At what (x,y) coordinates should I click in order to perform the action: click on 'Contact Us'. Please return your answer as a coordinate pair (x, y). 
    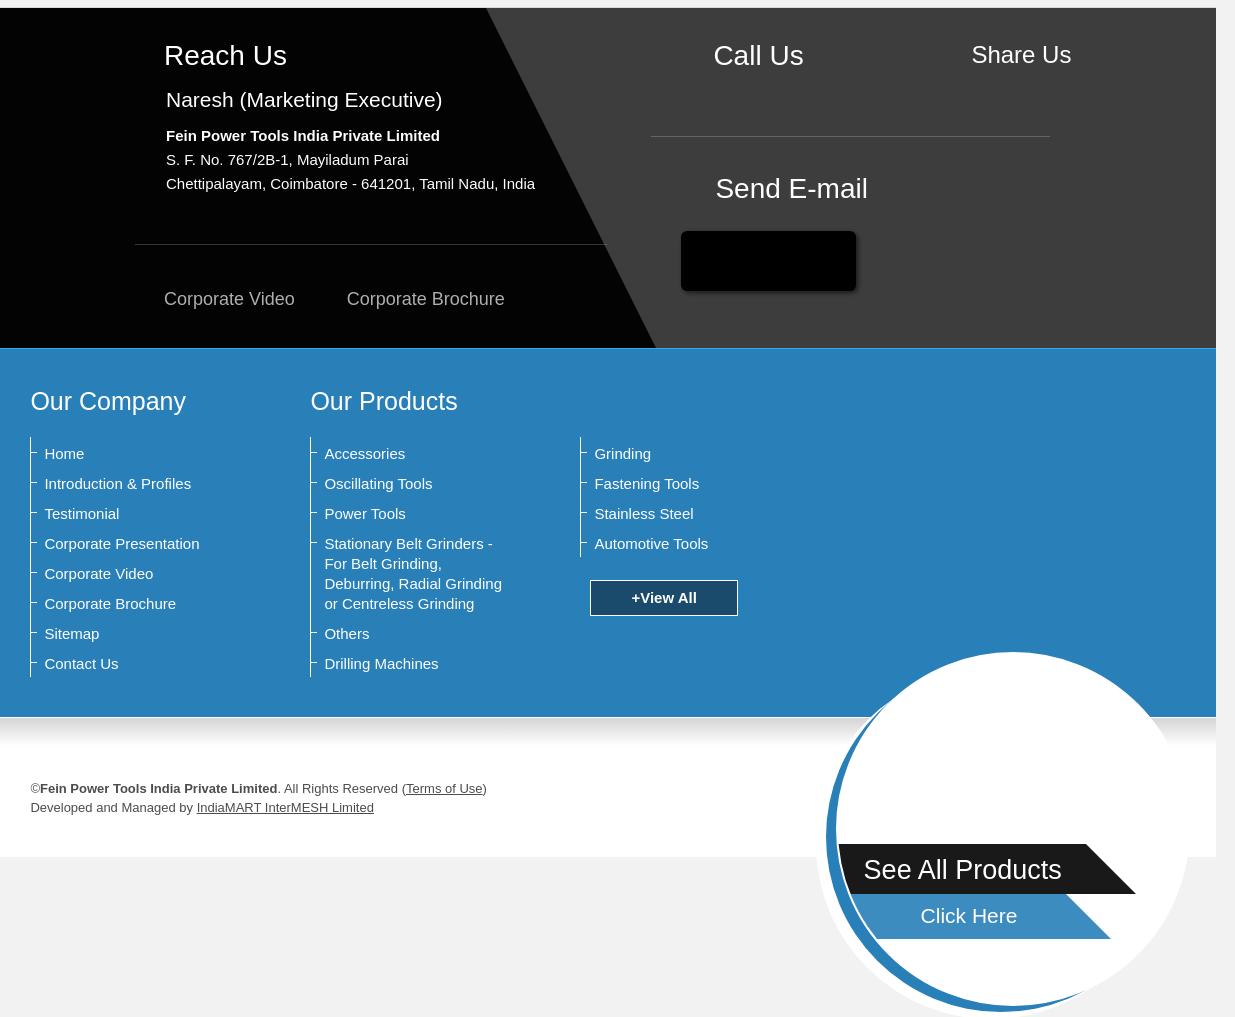
    Looking at the image, I should click on (80, 663).